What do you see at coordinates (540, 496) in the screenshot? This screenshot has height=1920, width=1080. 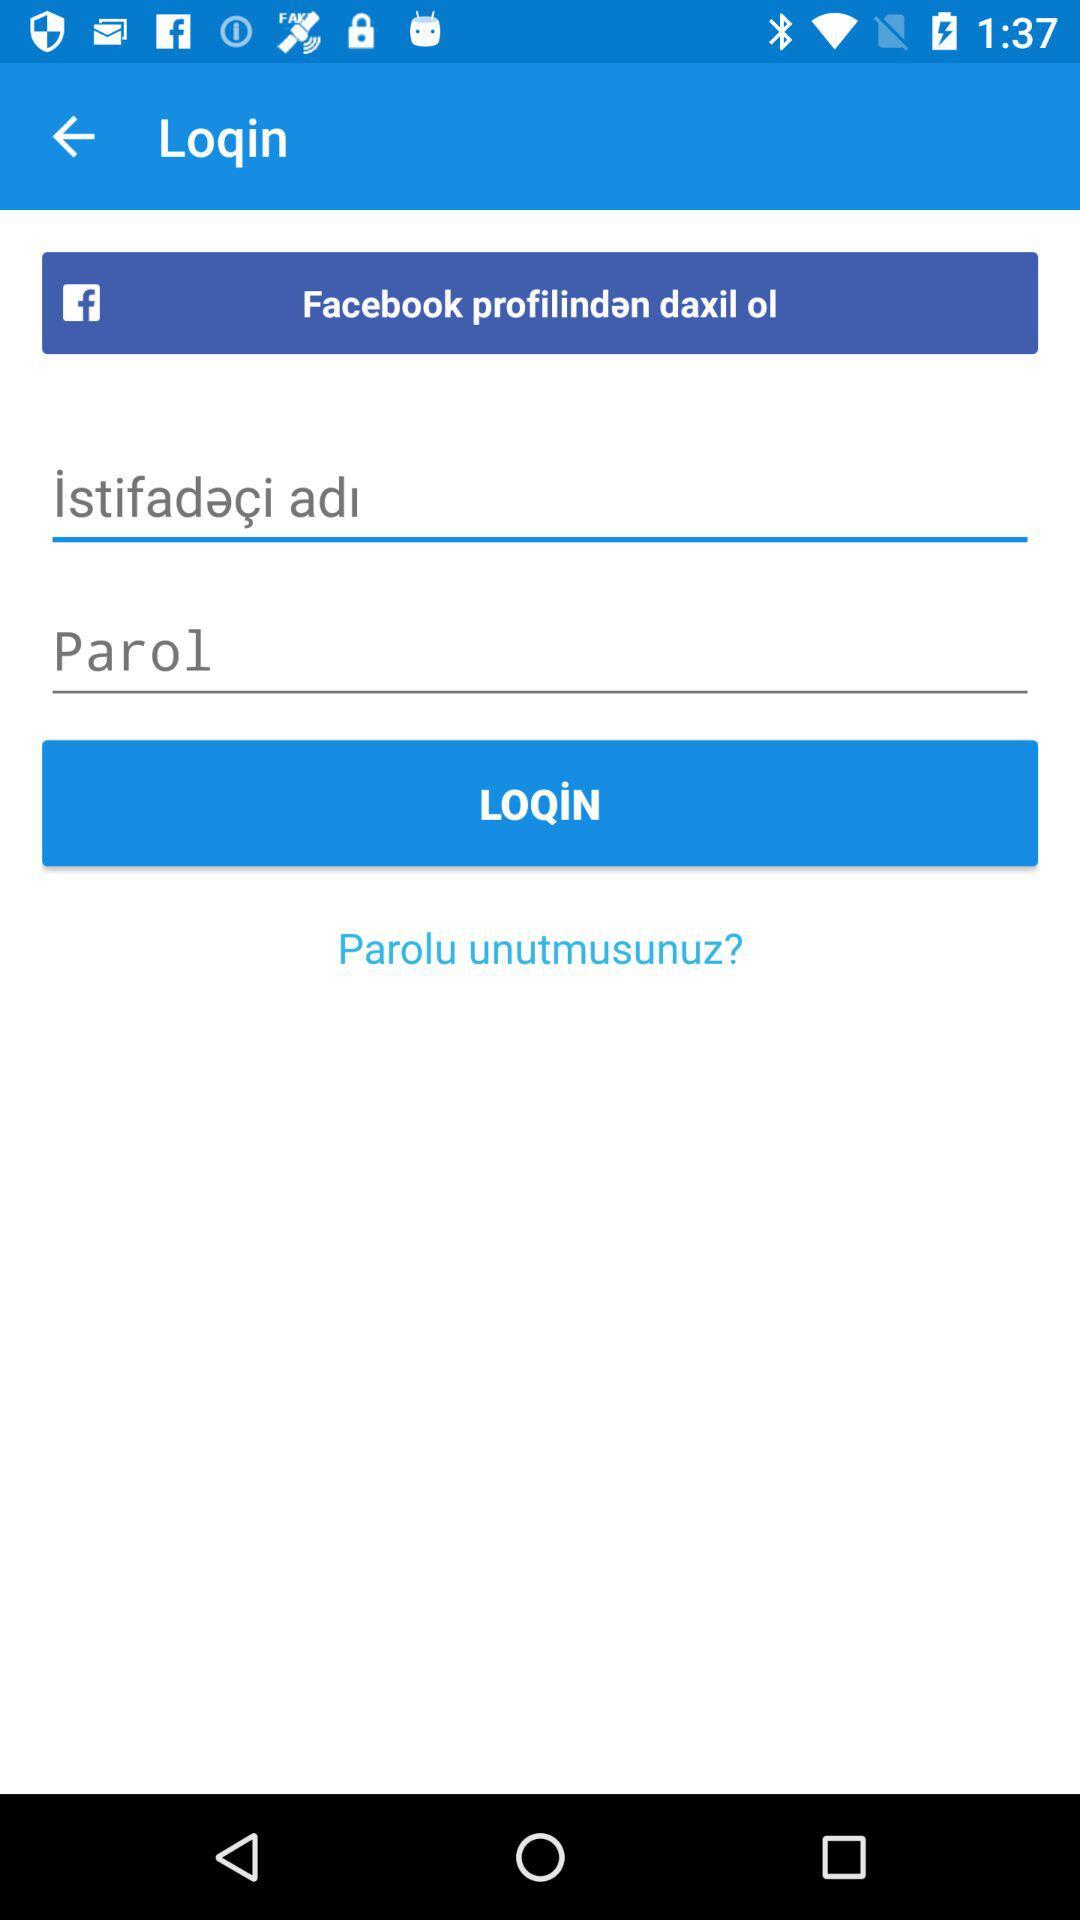 I see `type username` at bounding box center [540, 496].